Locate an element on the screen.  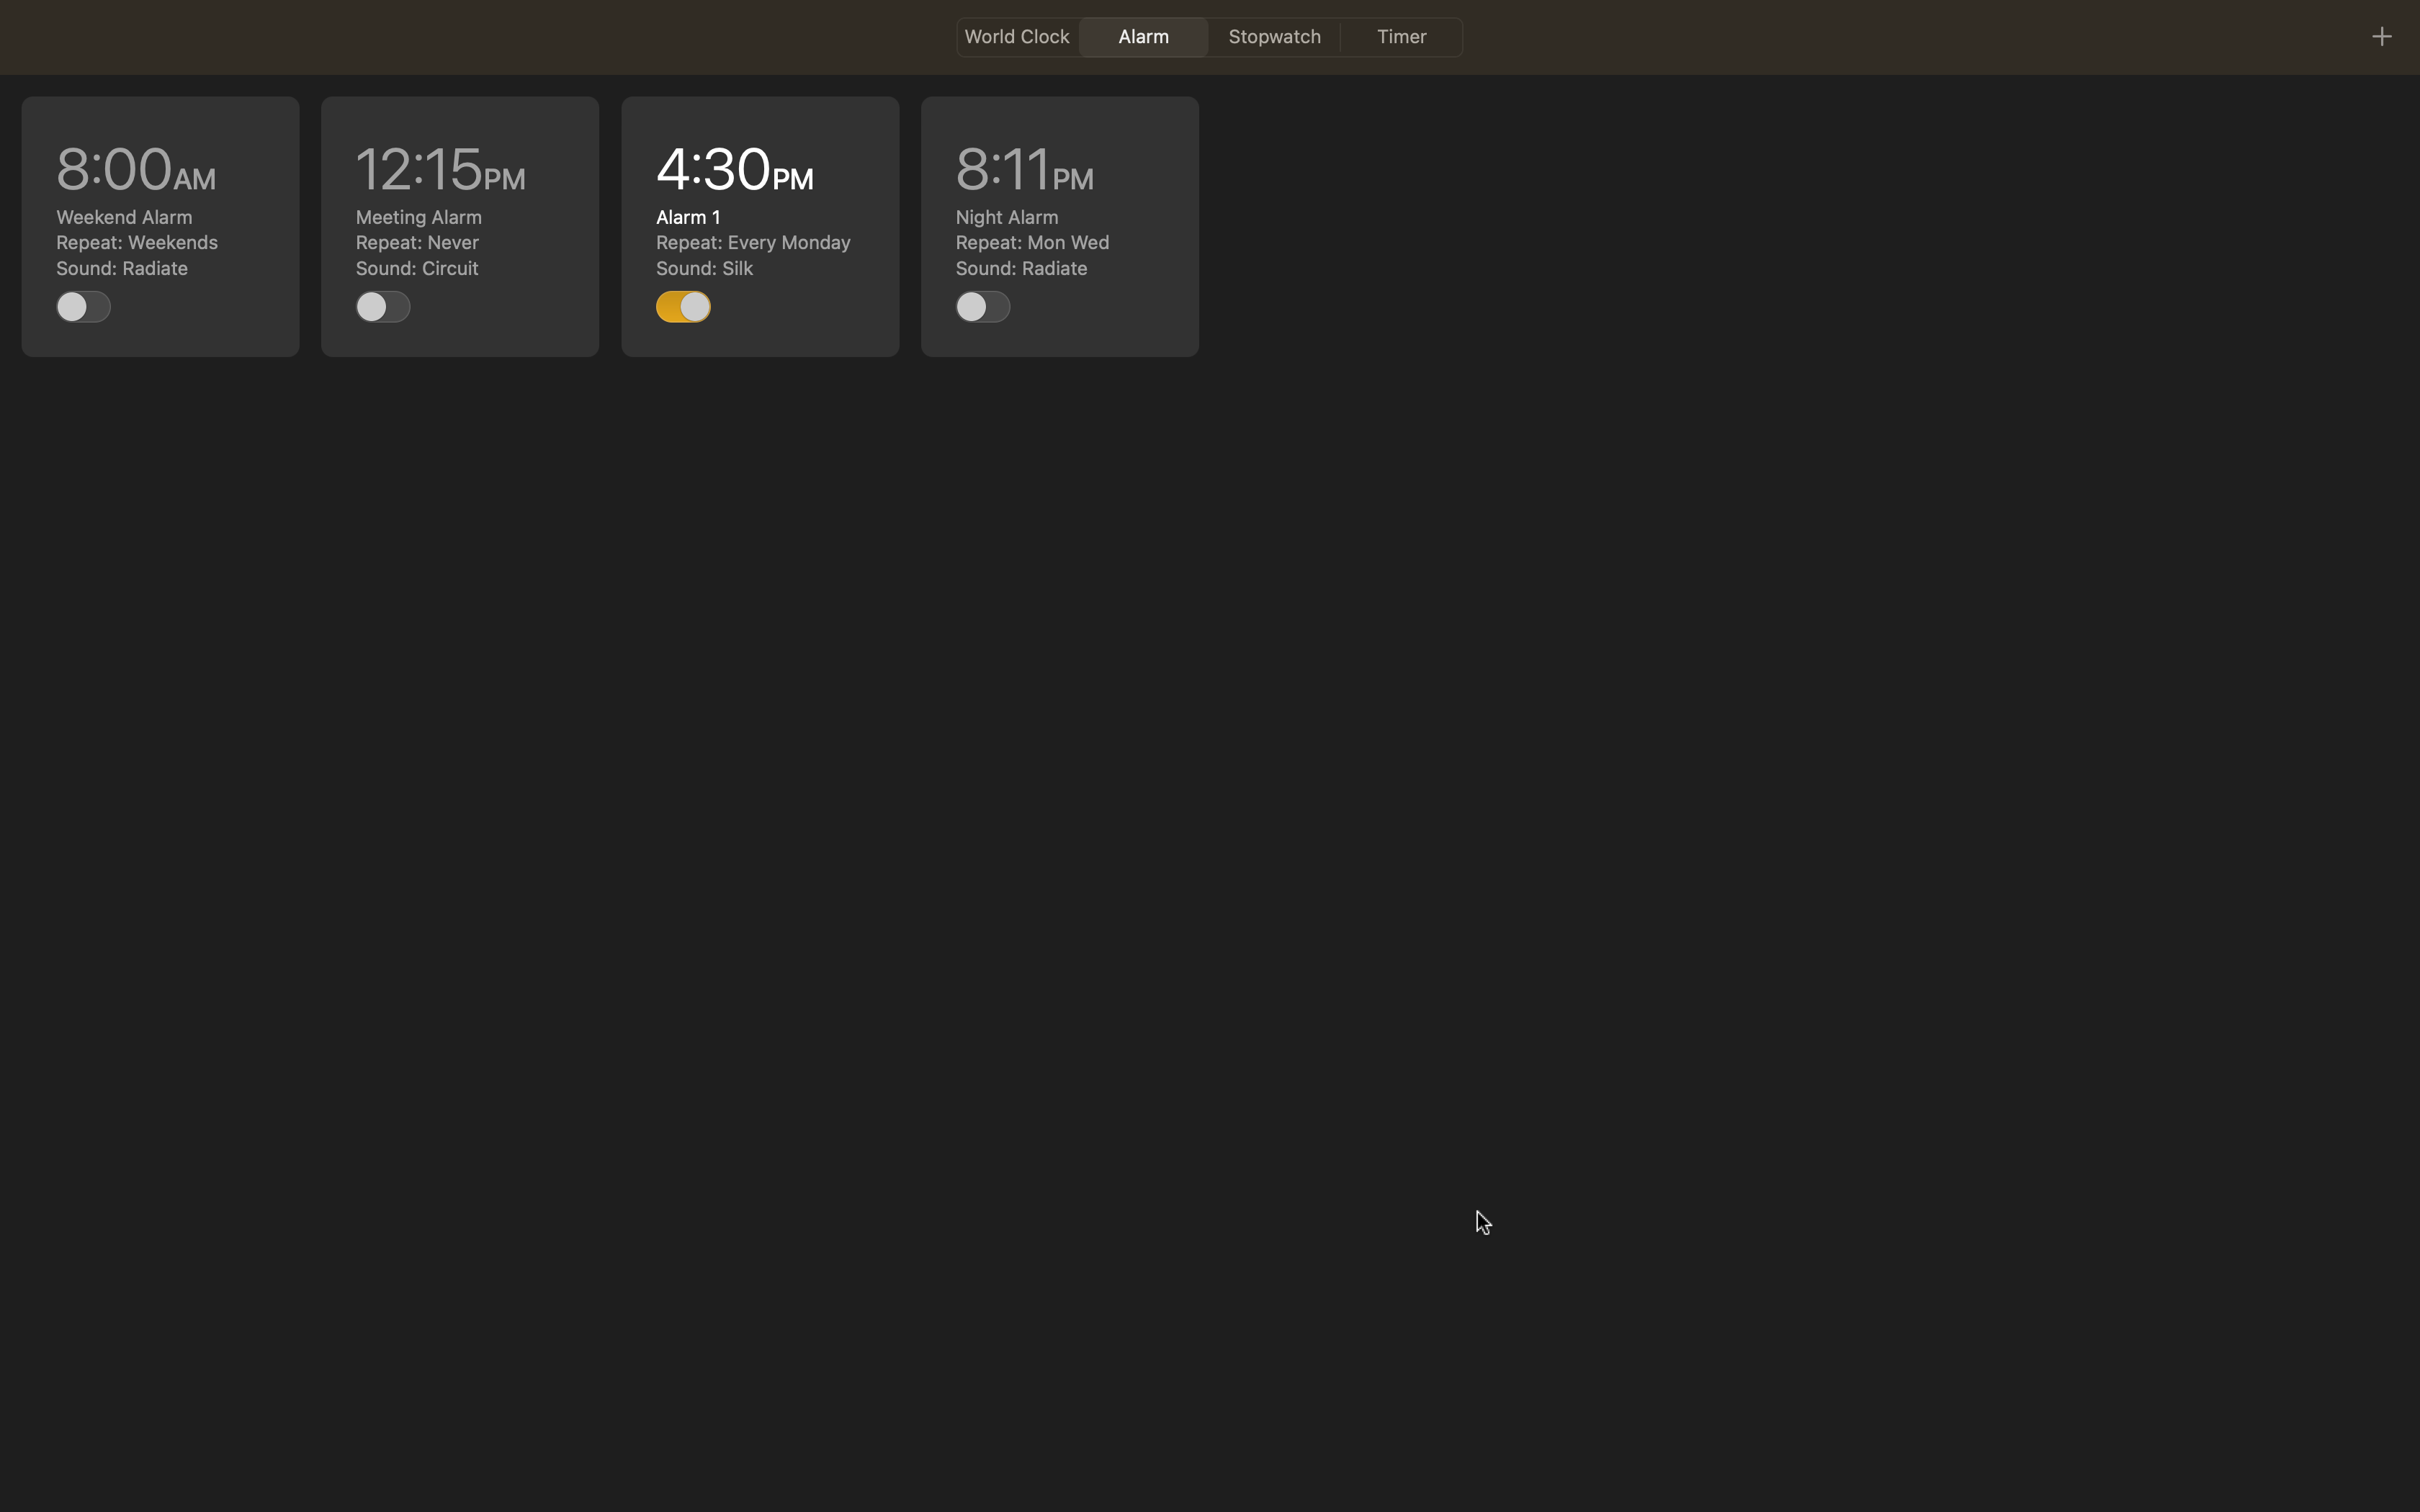
the event scheduled at 12pm is located at coordinates (460, 225).